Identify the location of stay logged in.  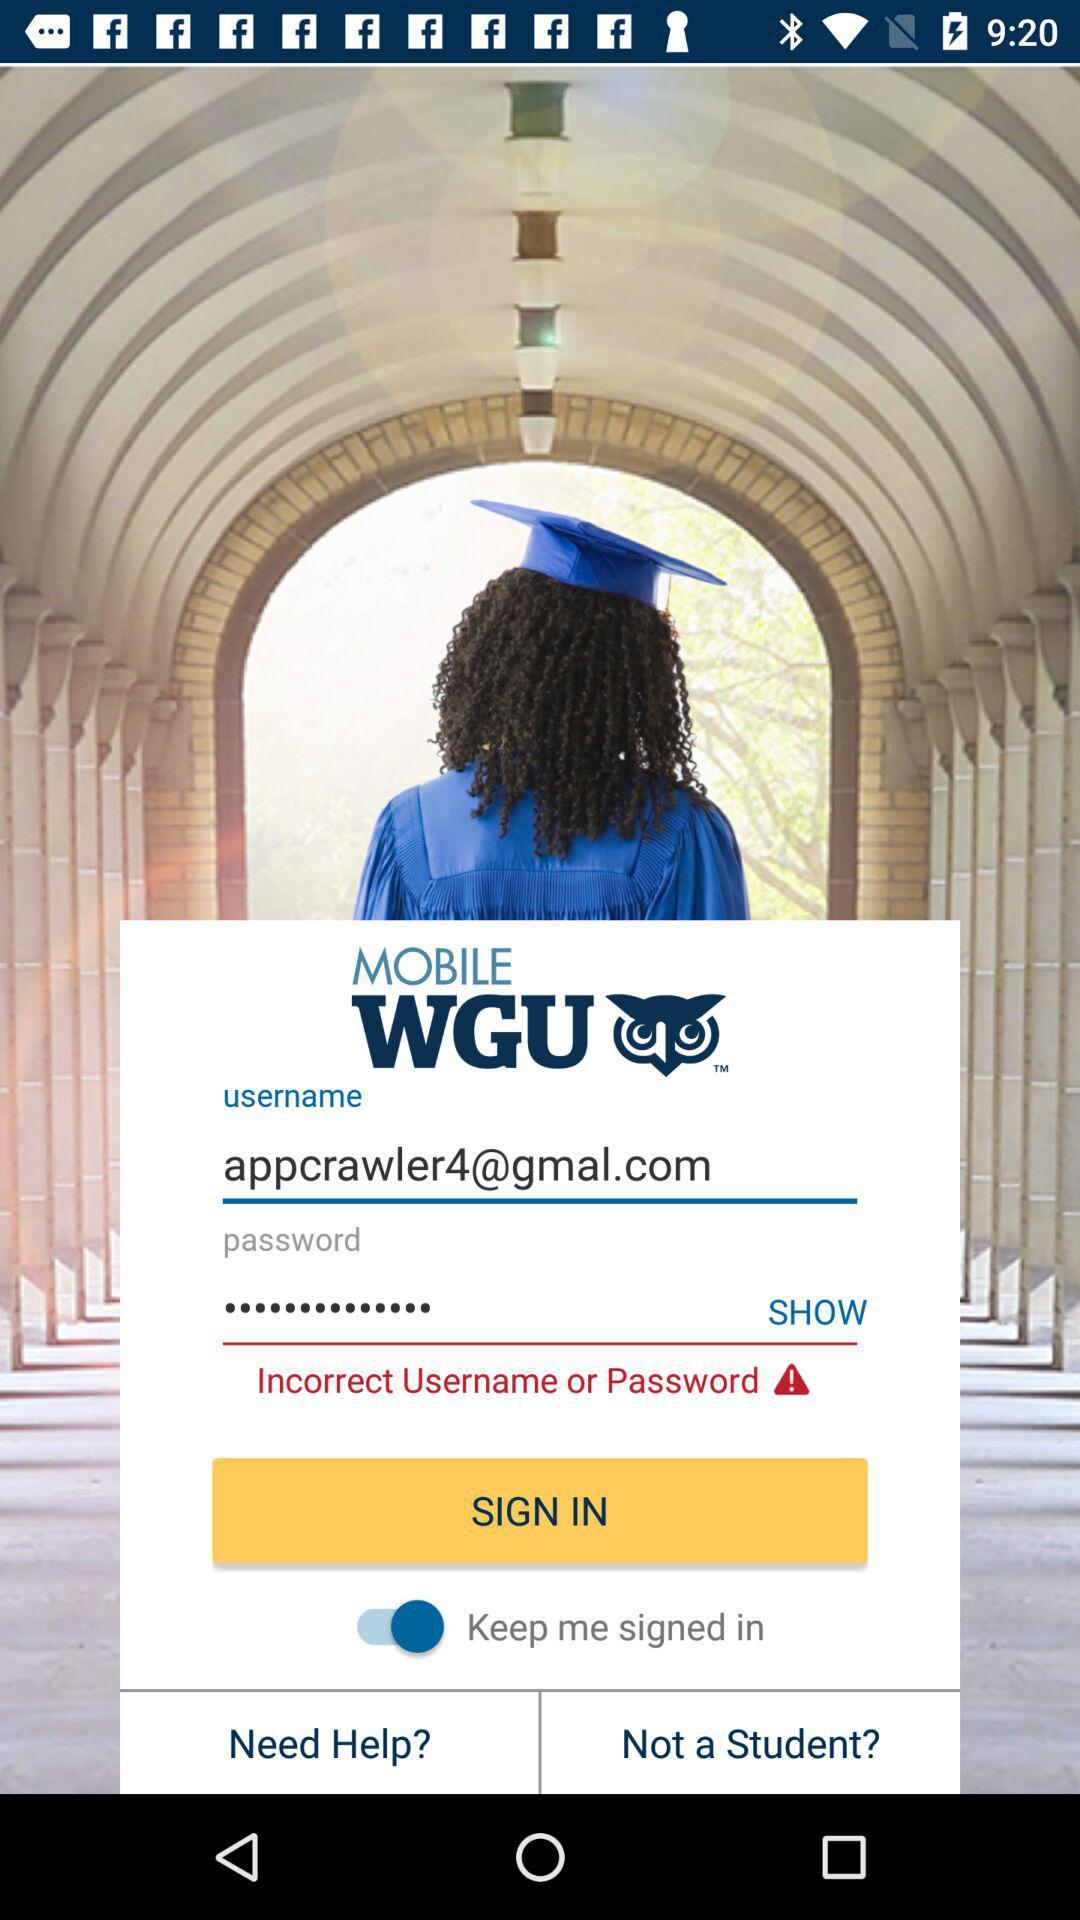
(390, 1626).